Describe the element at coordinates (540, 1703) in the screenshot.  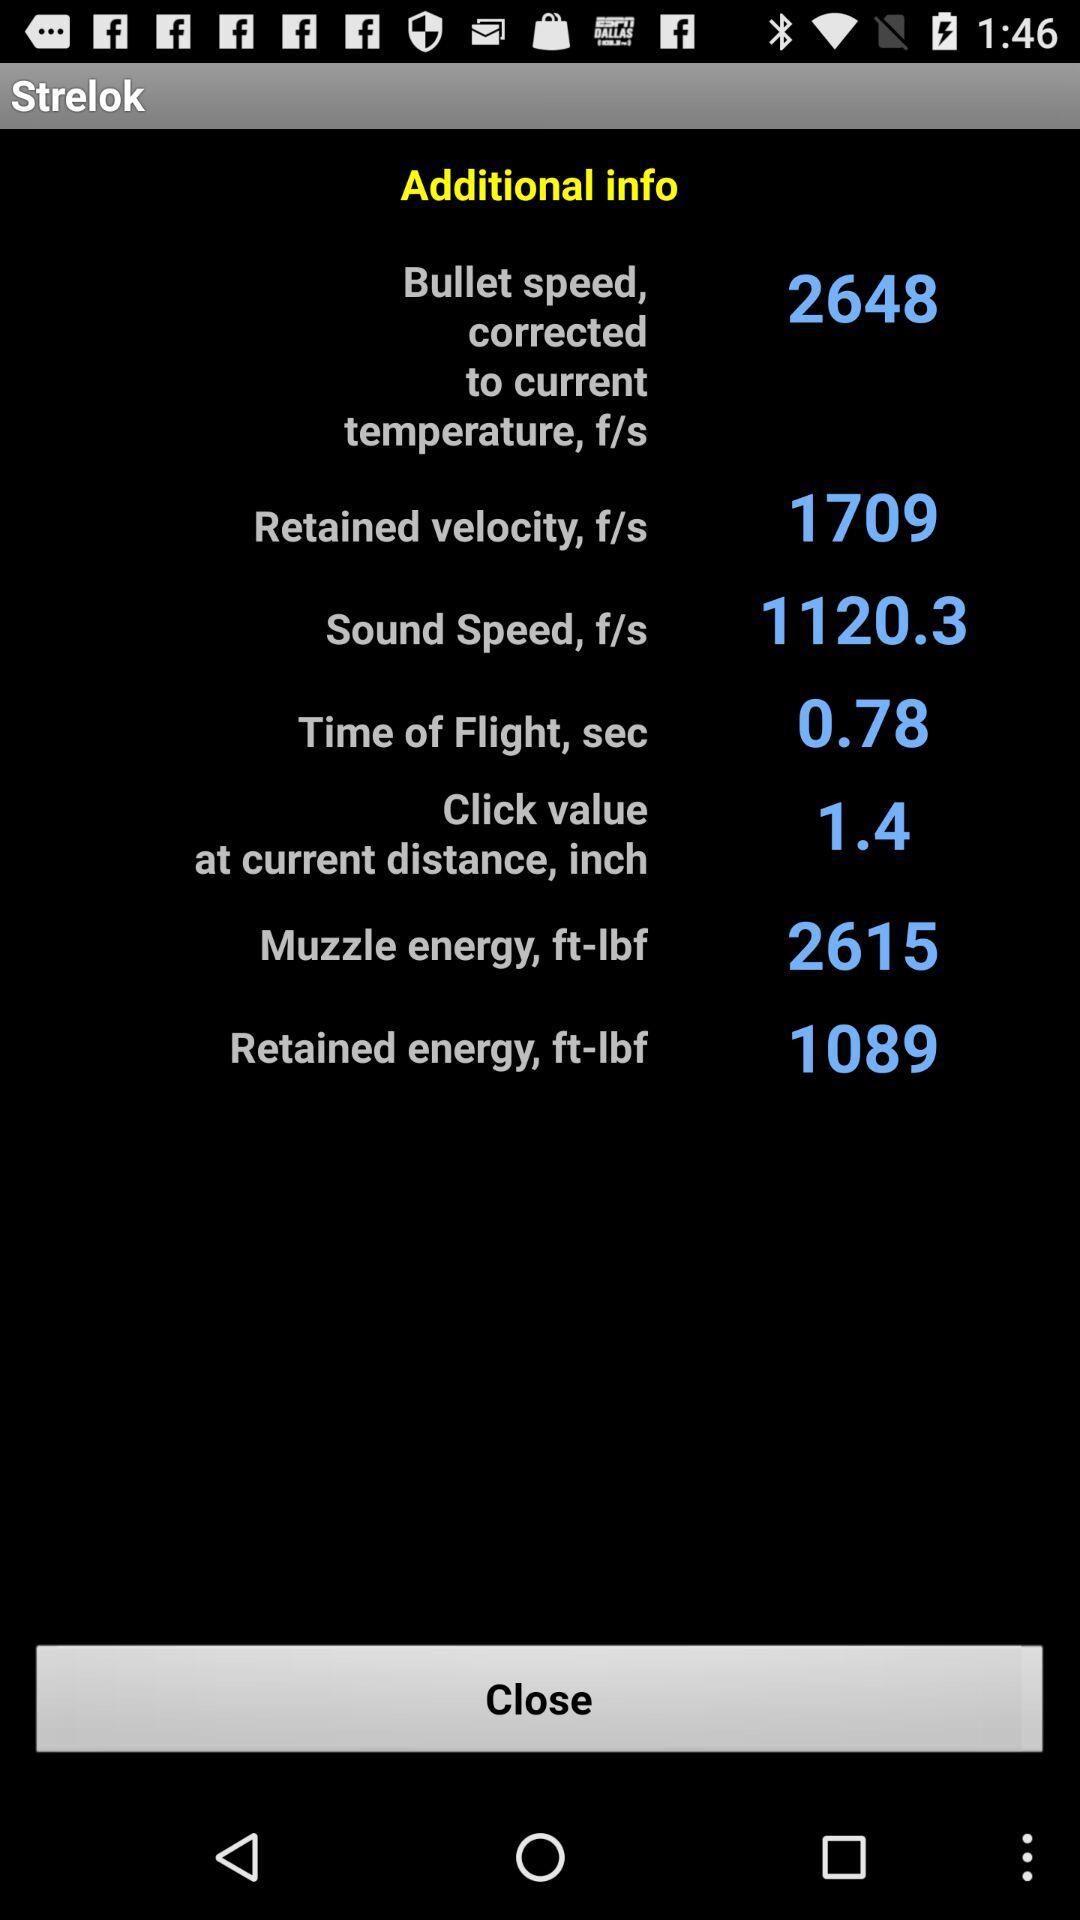
I see `item at the bottom` at that location.